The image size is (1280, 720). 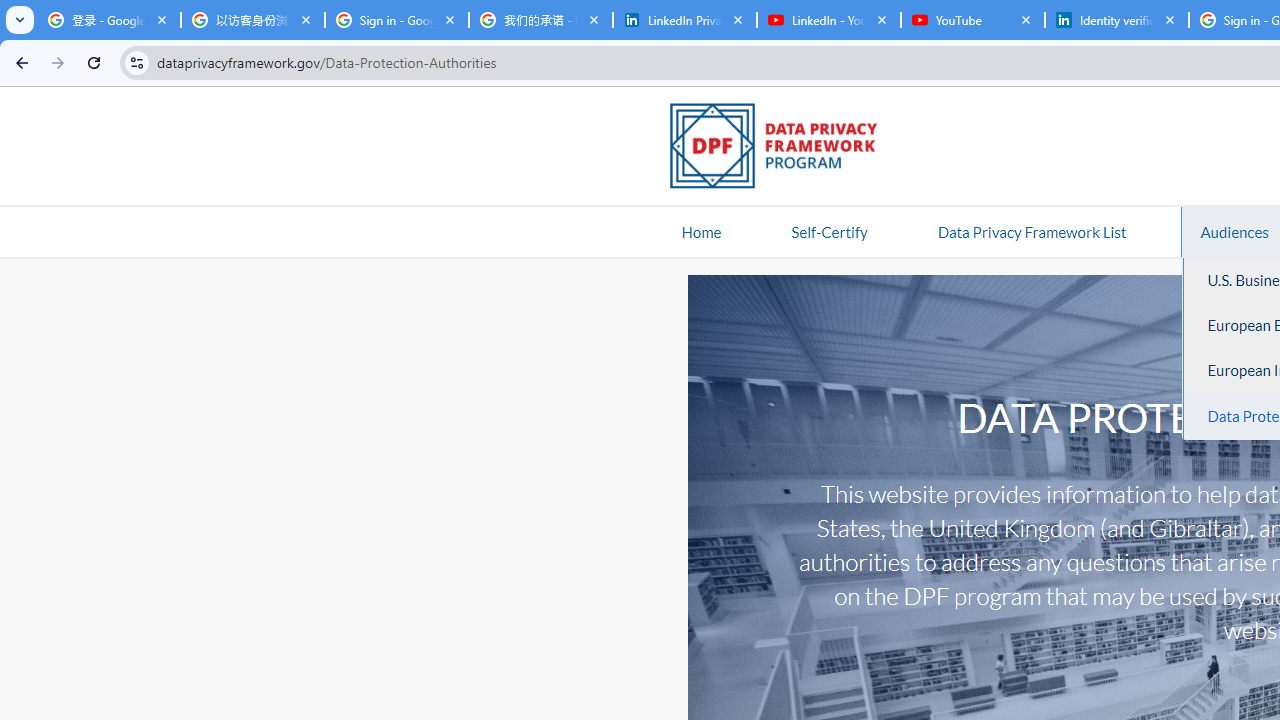 I want to click on 'Data Privacy Framework Logo - Link to Homepage', so click(x=783, y=148).